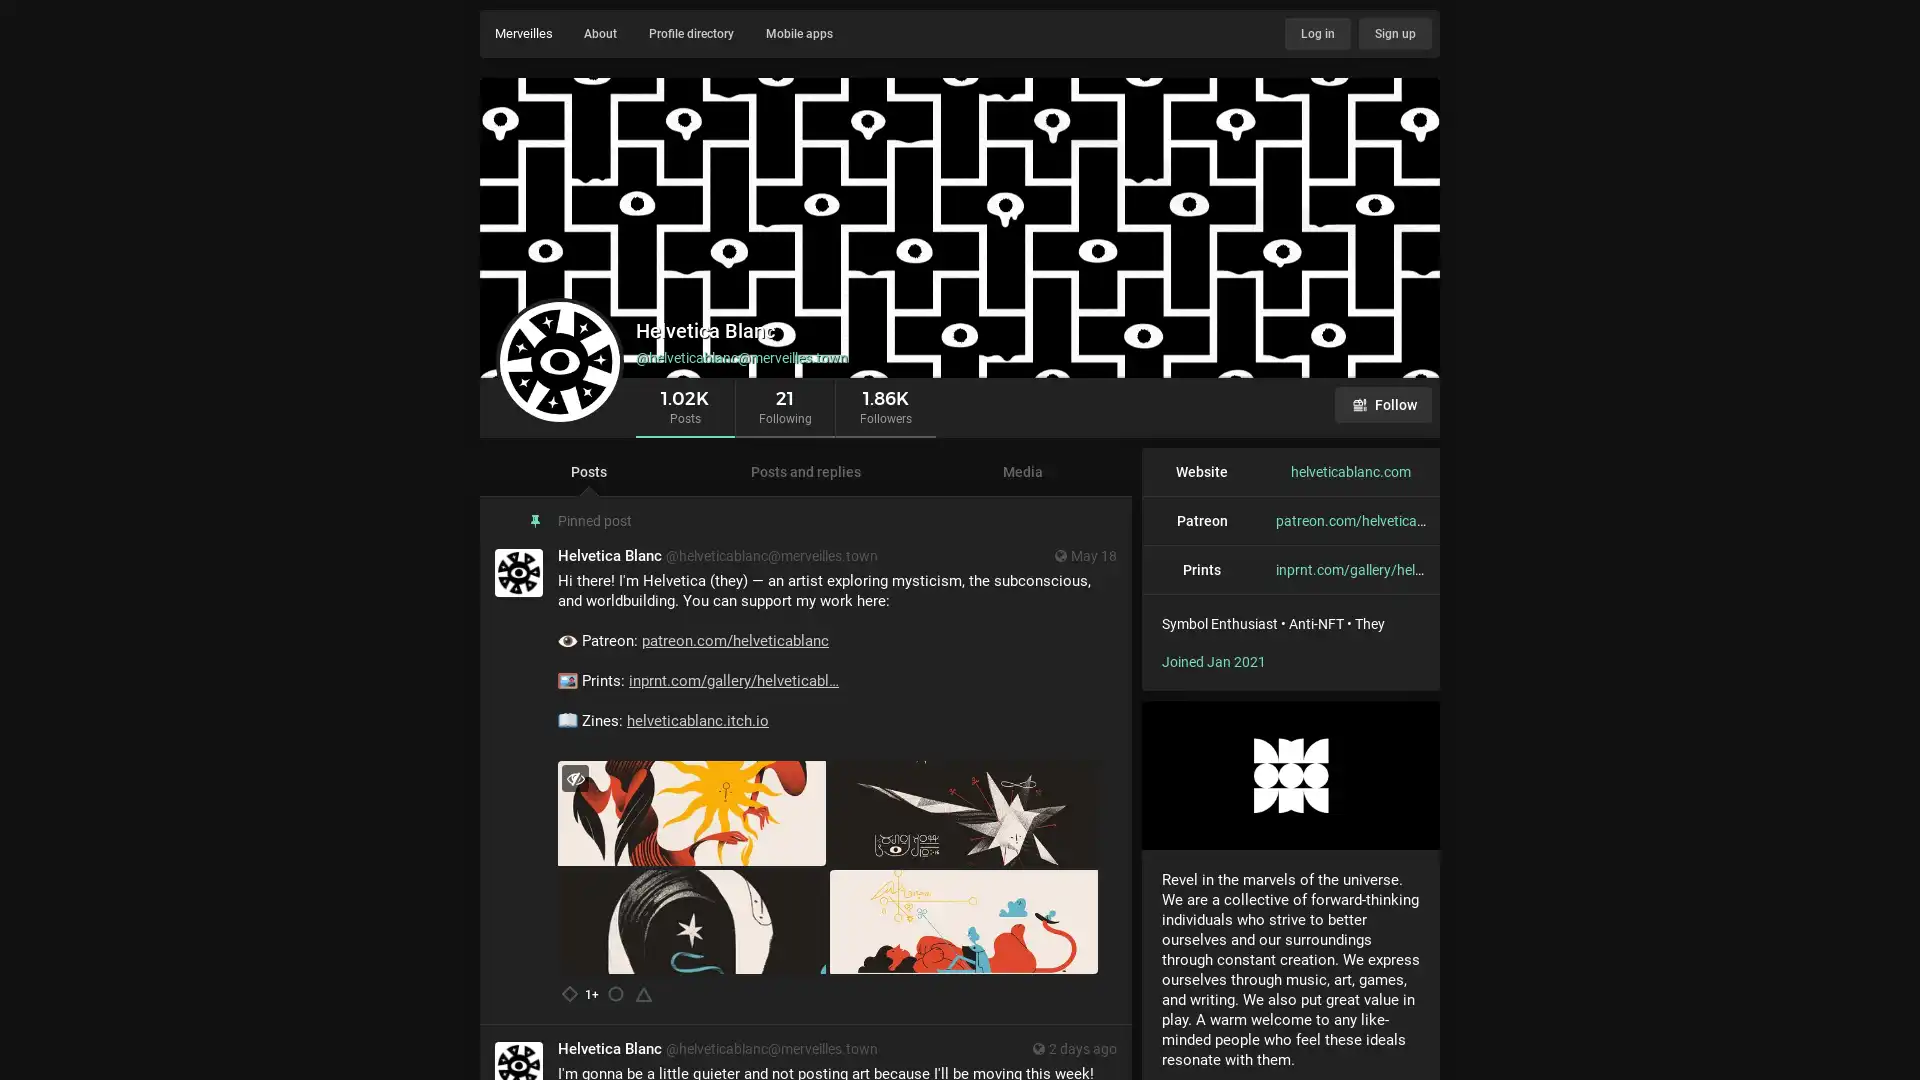  Describe the element at coordinates (574, 777) in the screenshot. I see `Hide images` at that location.